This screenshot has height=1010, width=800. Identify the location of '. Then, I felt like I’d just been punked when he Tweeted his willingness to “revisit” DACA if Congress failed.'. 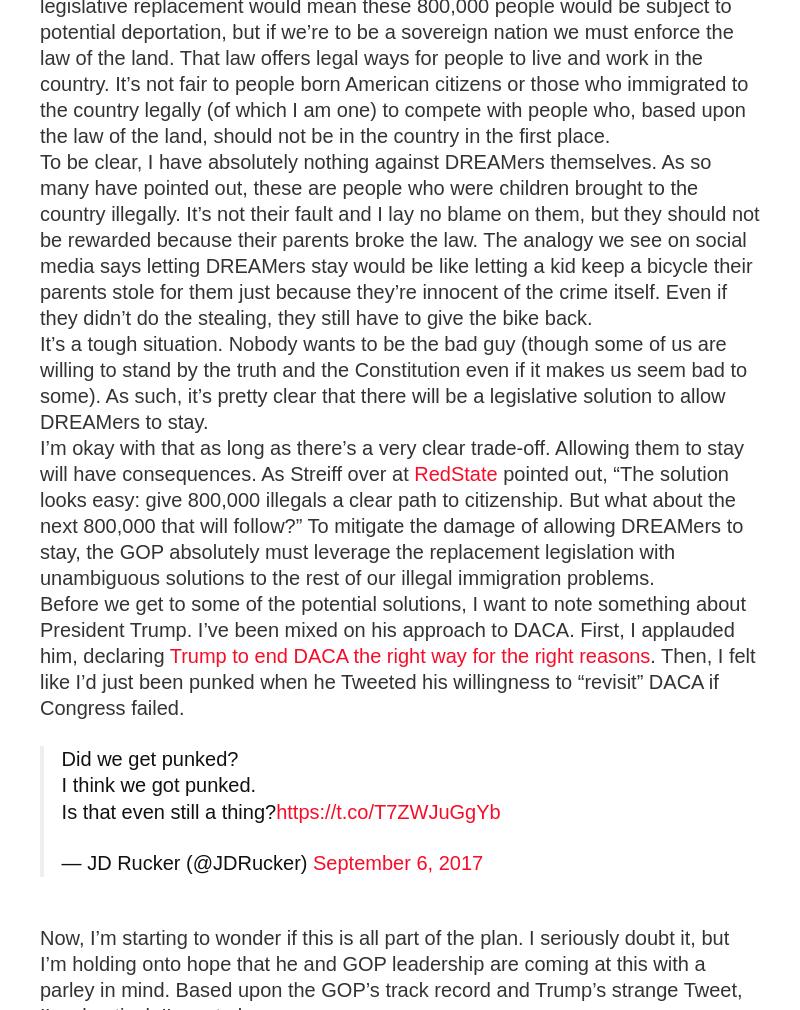
(396, 680).